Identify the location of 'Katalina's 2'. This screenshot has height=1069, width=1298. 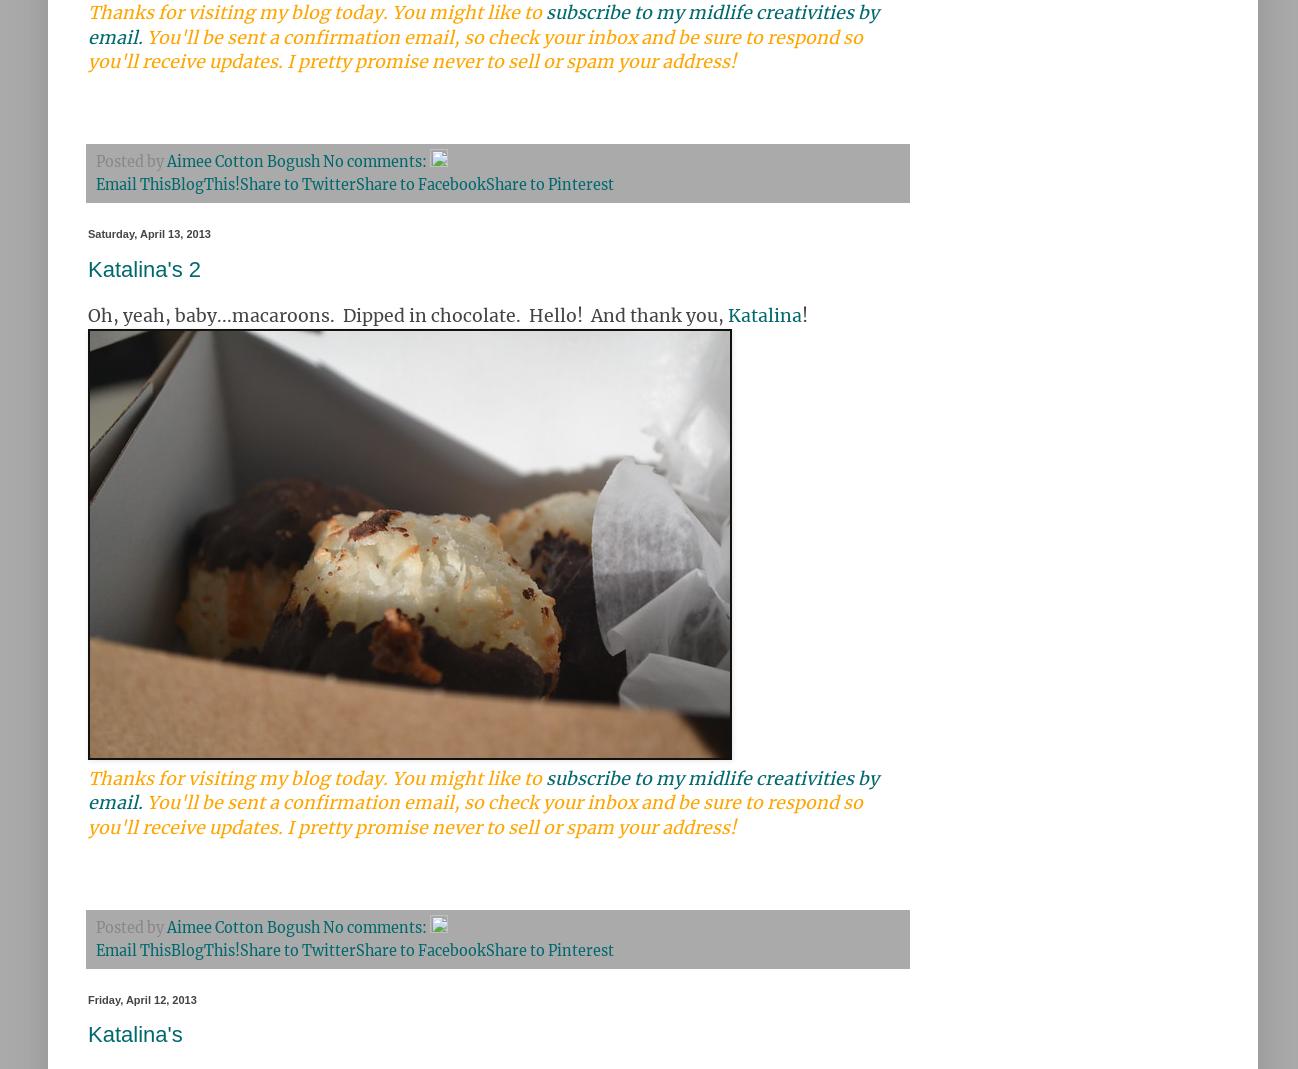
(88, 267).